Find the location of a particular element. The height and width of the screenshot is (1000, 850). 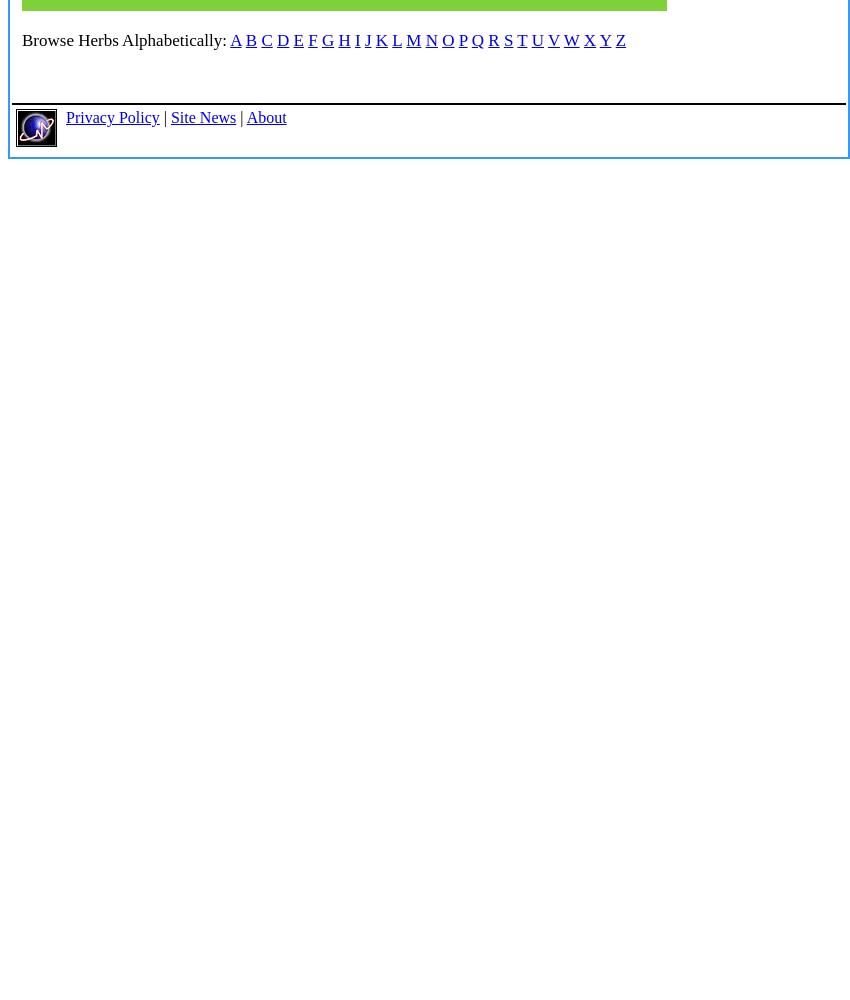

'A' is located at coordinates (235, 40).